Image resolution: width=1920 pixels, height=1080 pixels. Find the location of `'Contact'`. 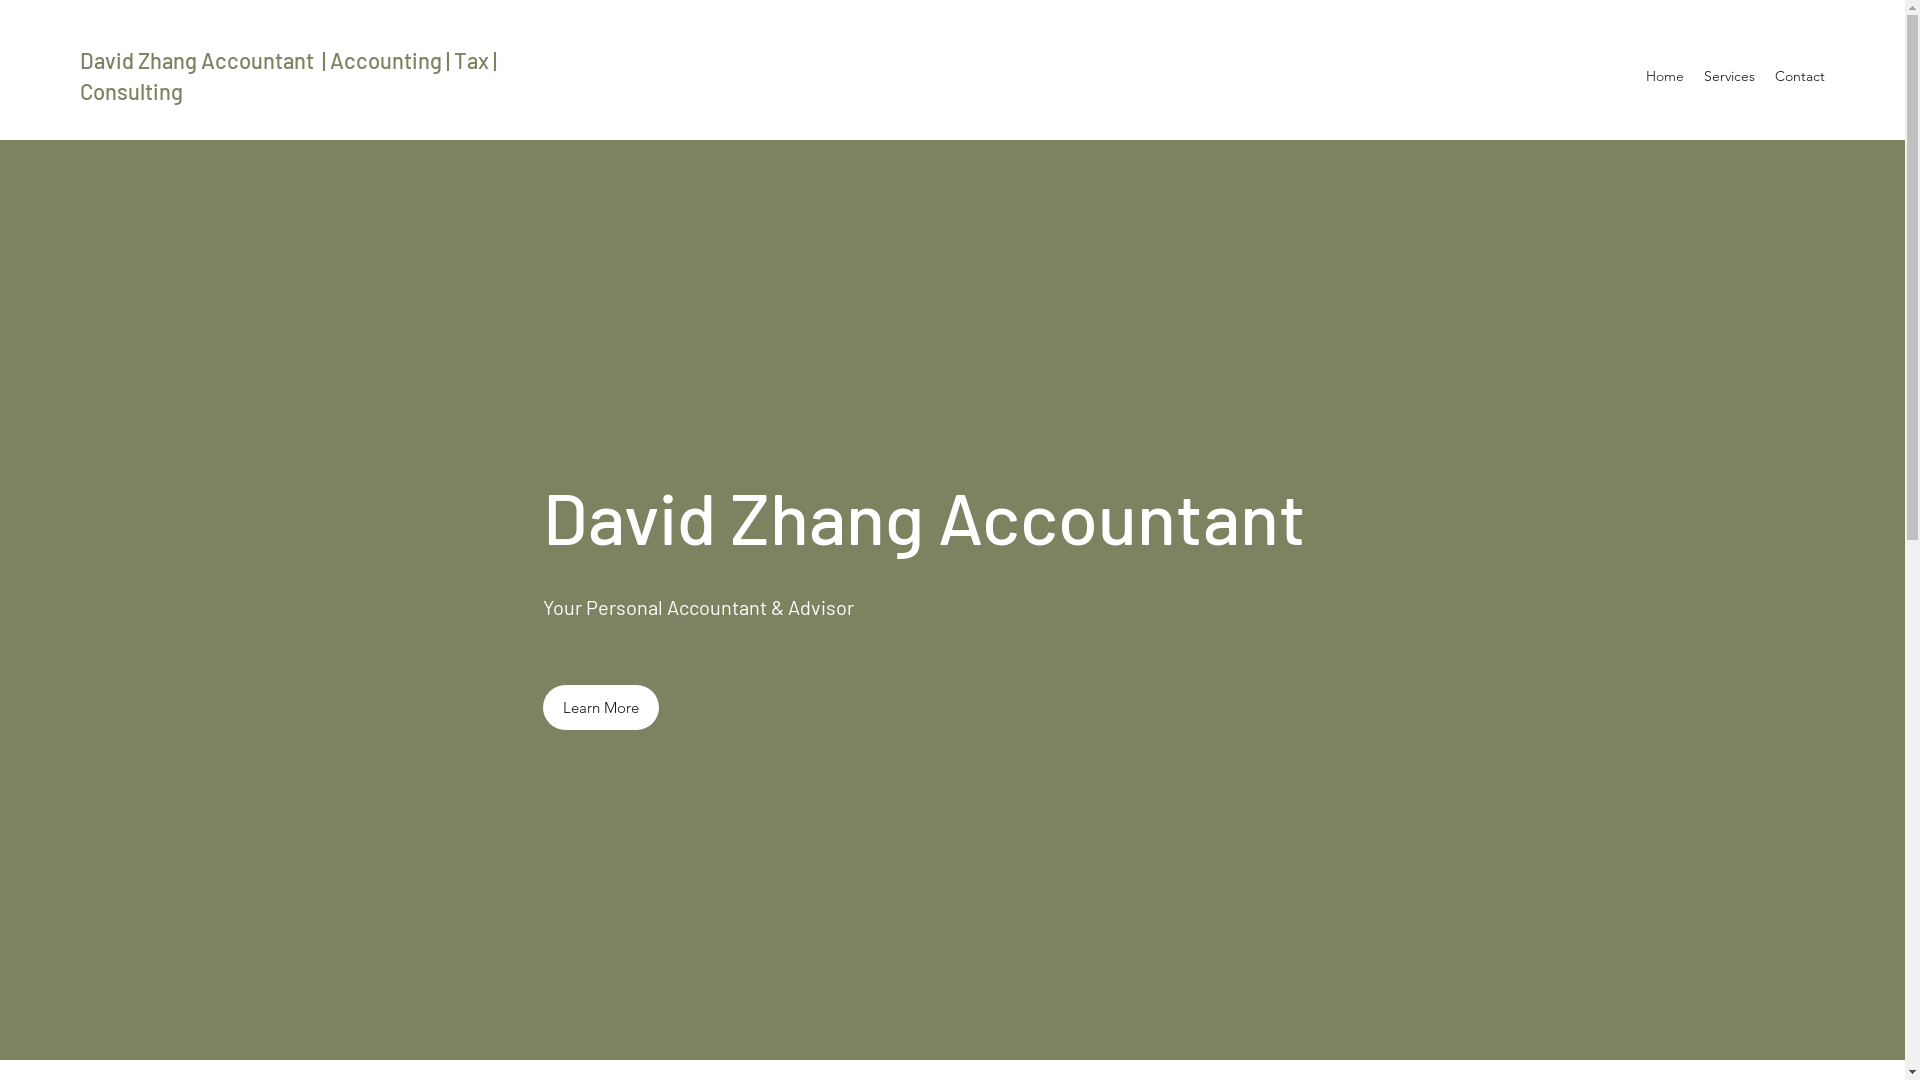

'Contact' is located at coordinates (1800, 75).